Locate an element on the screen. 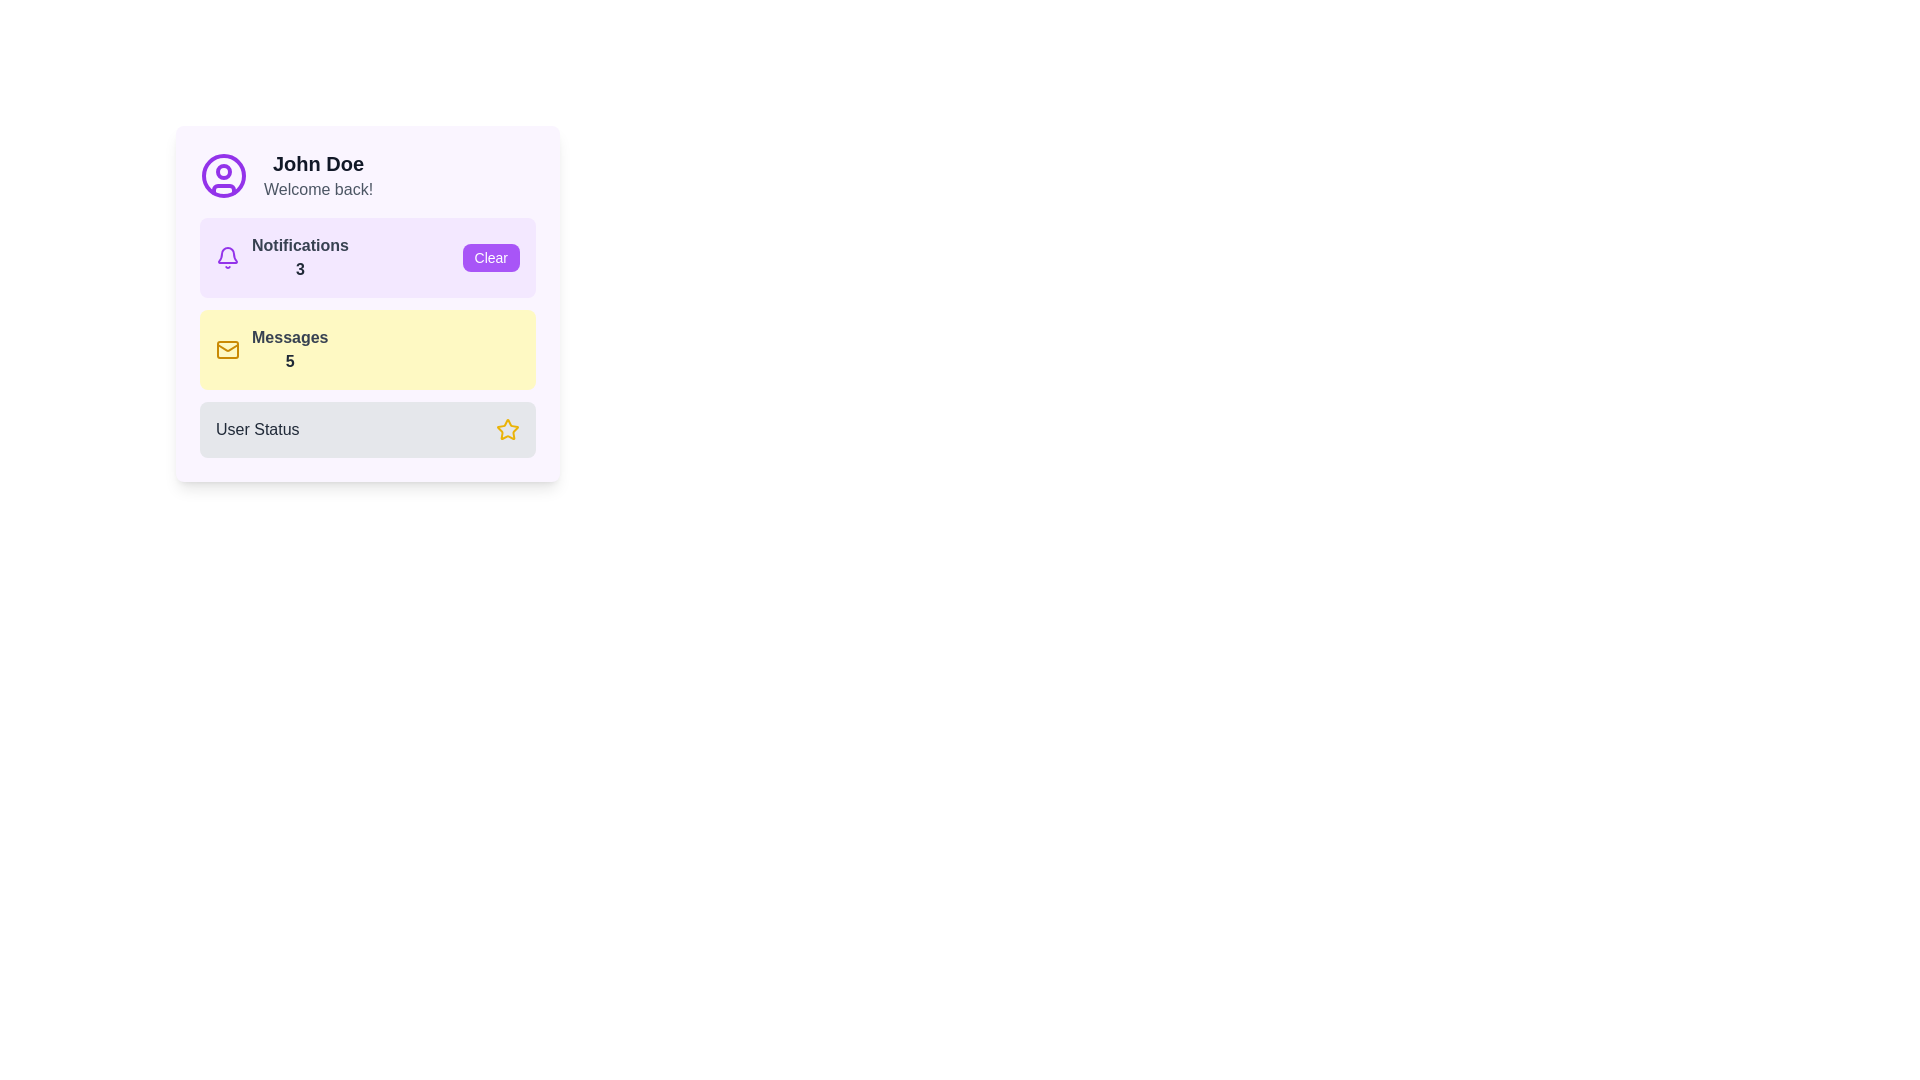 This screenshot has height=1080, width=1920. the yellowish-orange envelope icon with rounded corners located in the 'Messages' section of the user interface is located at coordinates (227, 349).